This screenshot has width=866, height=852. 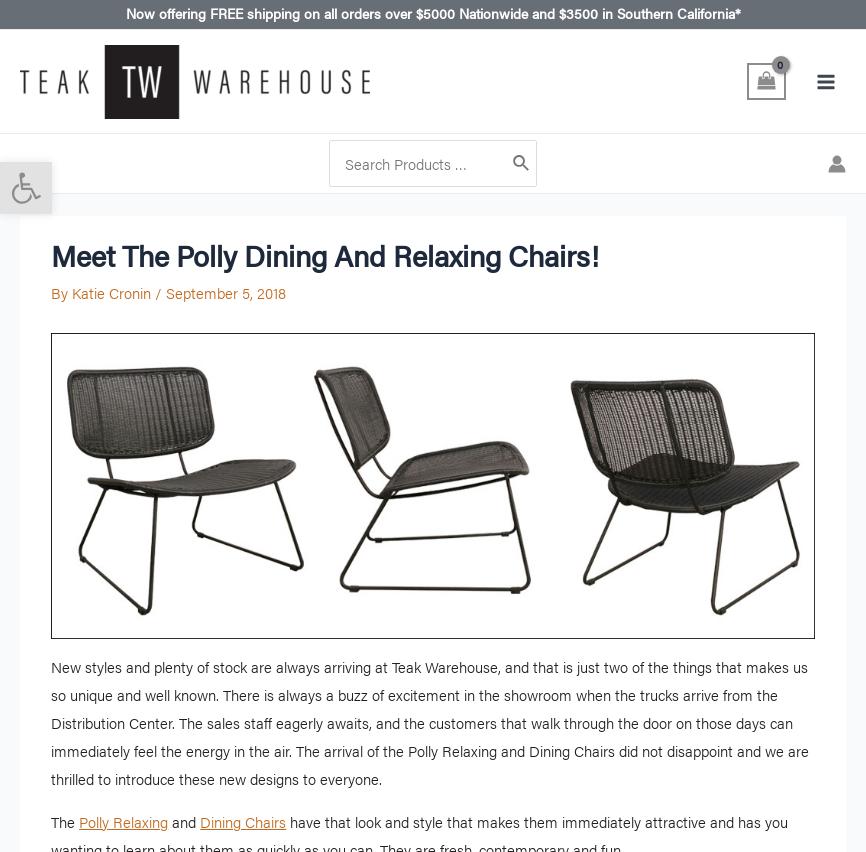 I want to click on 'Meet The Polly Dining And Relaxing Chairs!', so click(x=324, y=253).